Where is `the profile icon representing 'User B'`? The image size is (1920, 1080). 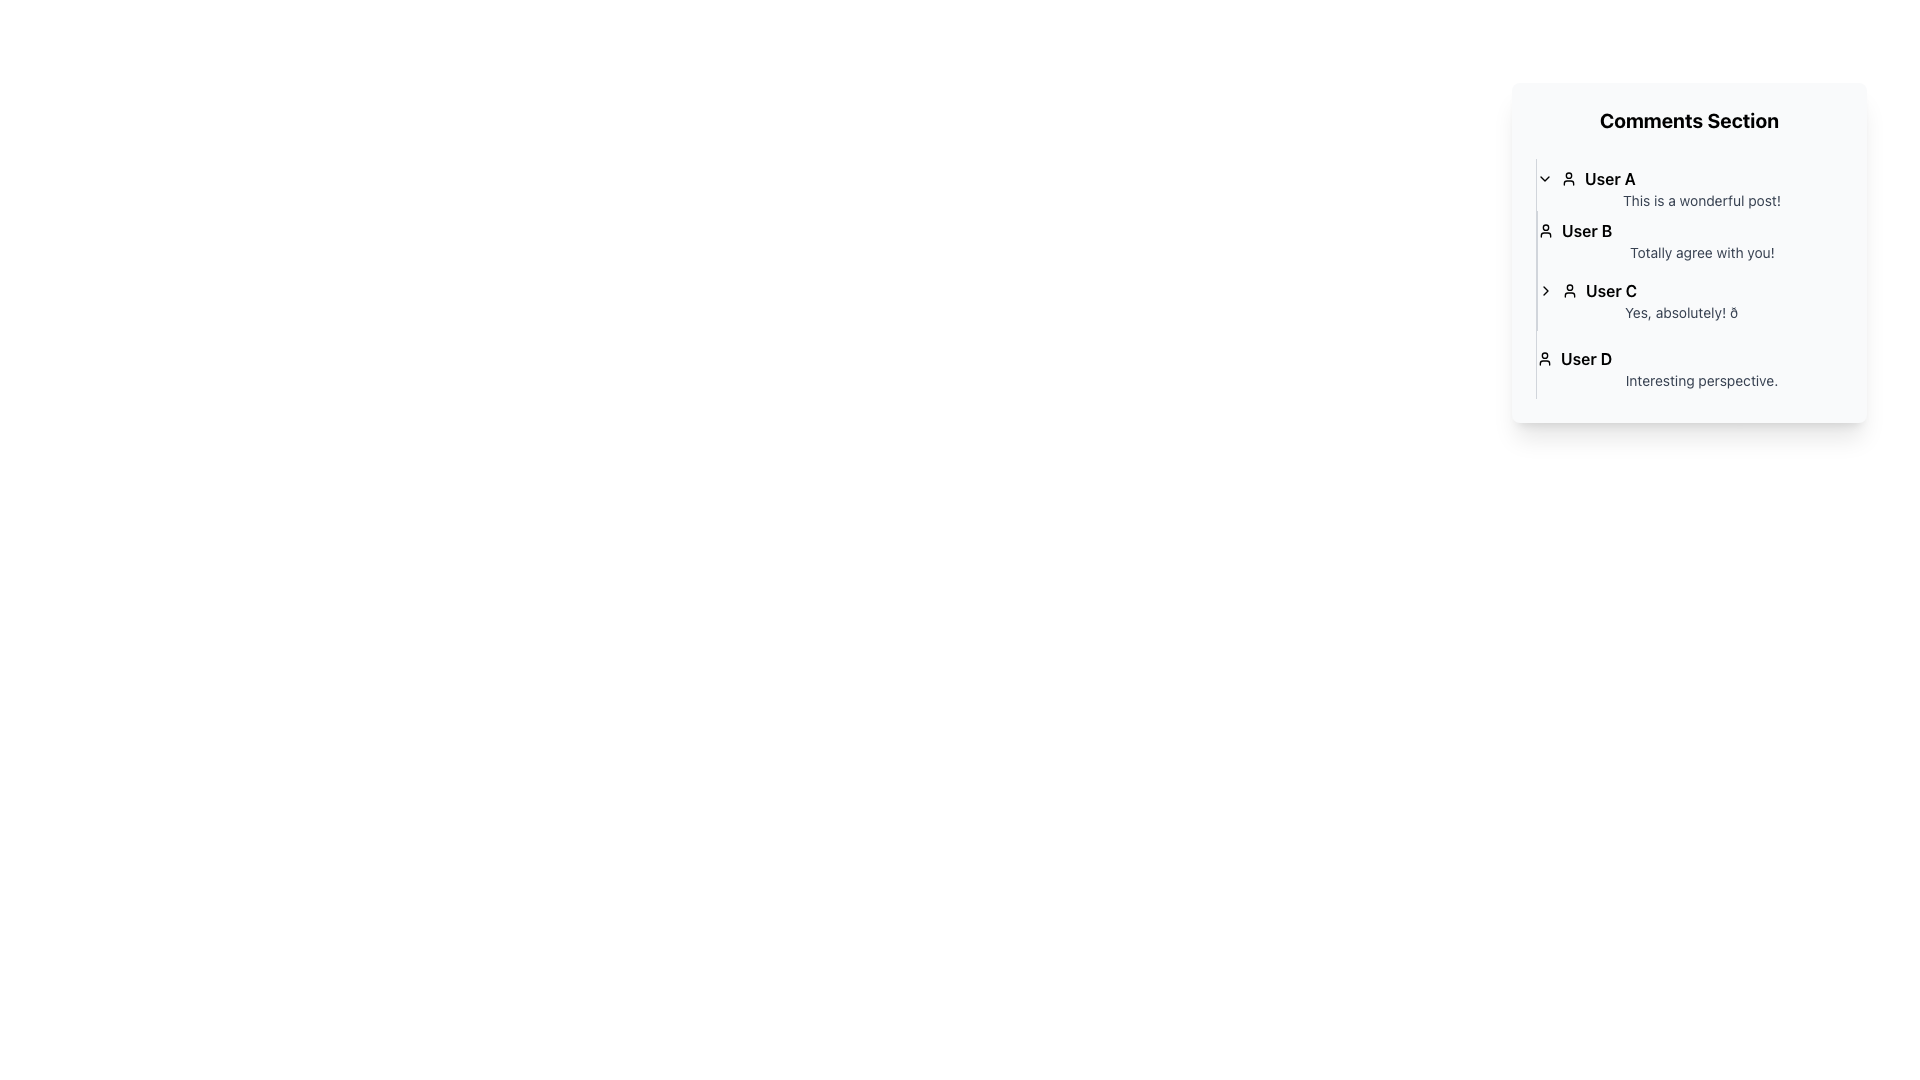 the profile icon representing 'User B' is located at coordinates (1544, 230).